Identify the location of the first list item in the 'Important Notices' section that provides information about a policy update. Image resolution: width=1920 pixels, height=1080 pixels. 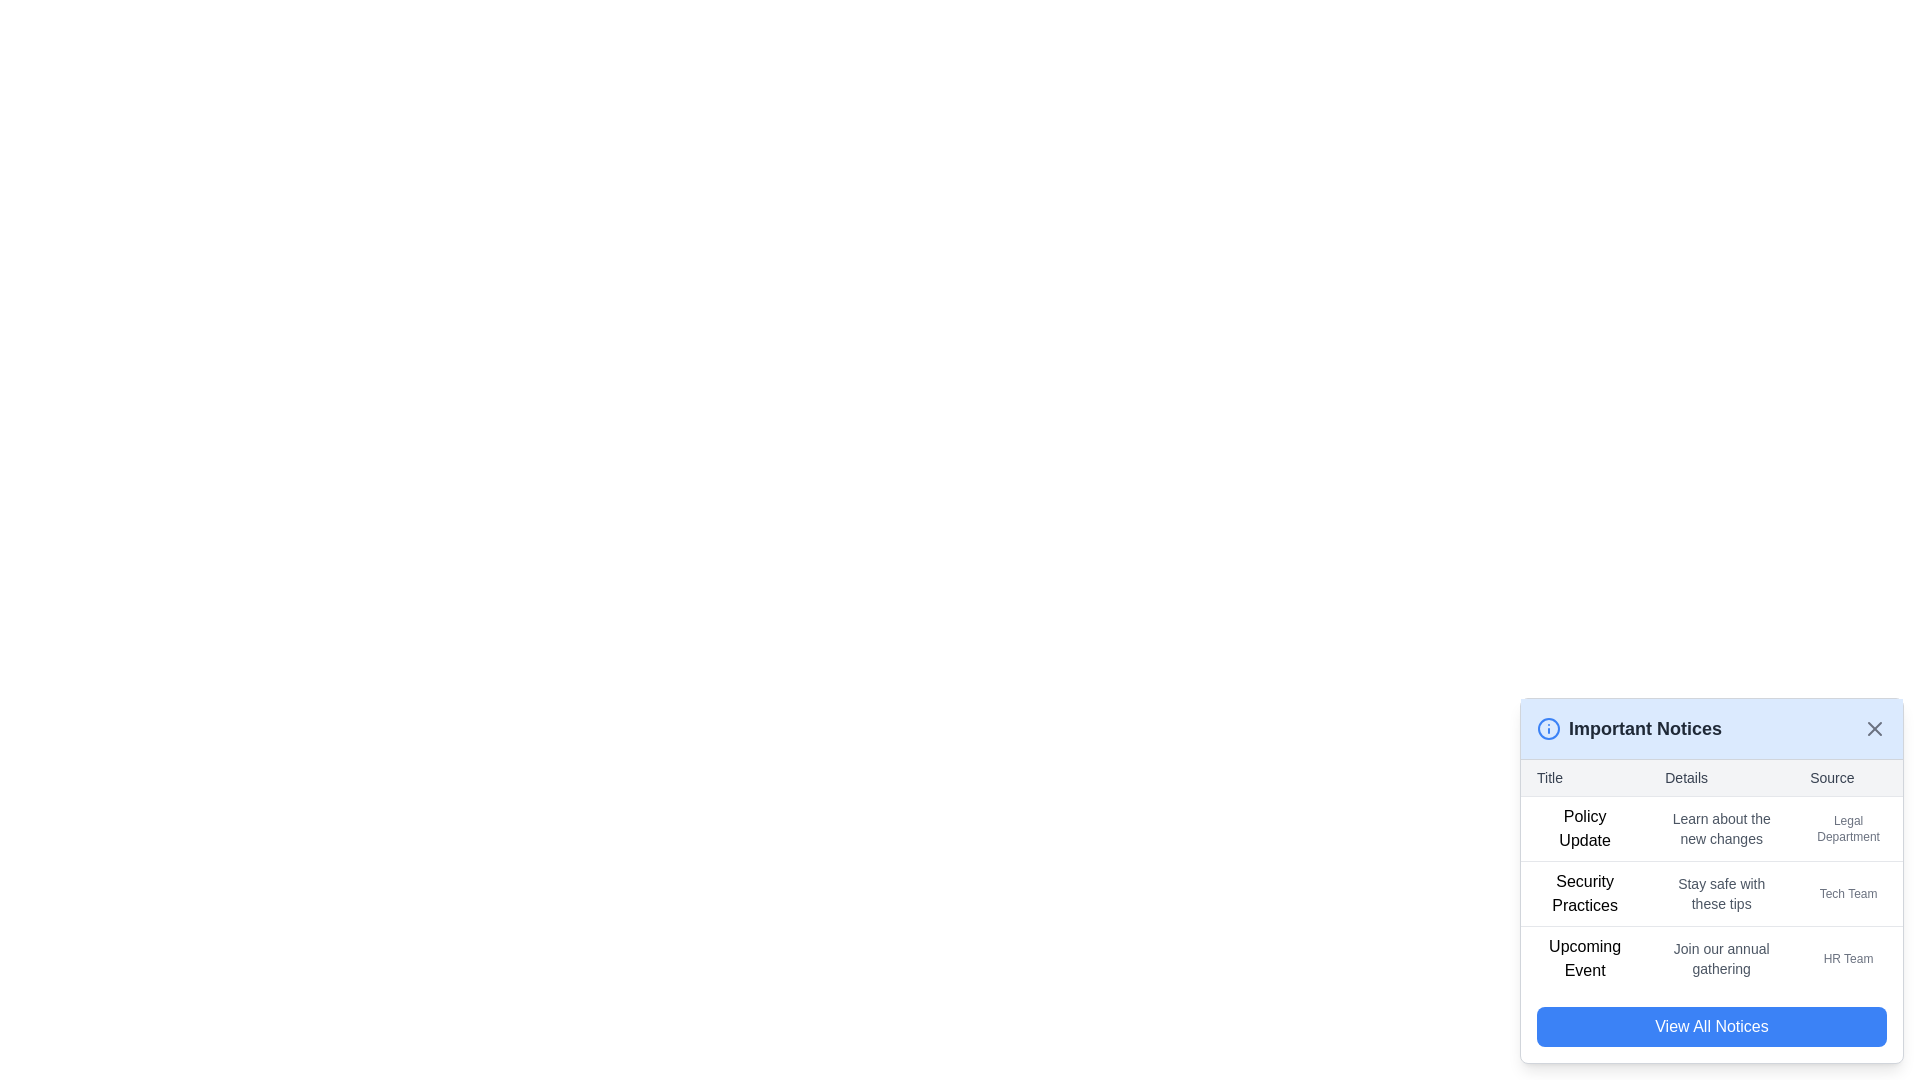
(1711, 829).